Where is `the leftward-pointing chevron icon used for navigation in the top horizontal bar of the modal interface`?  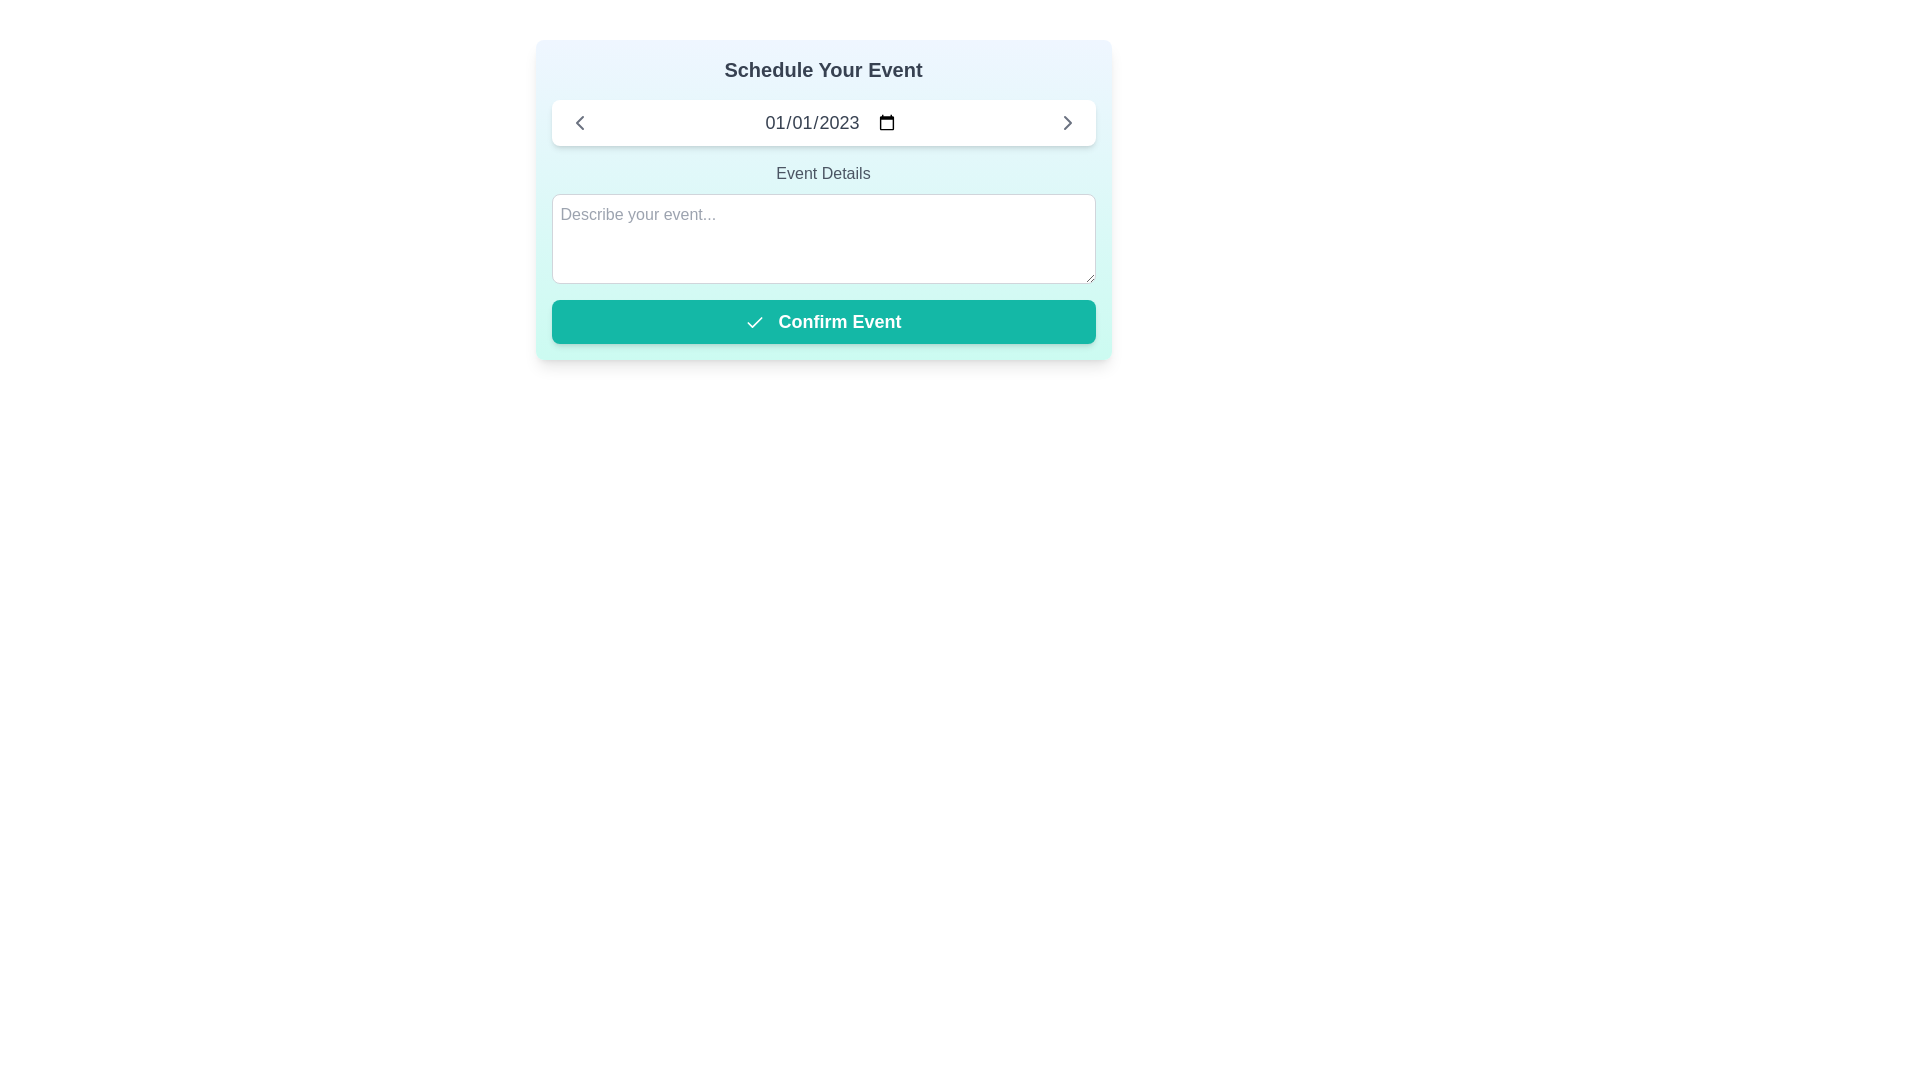 the leftward-pointing chevron icon used for navigation in the top horizontal bar of the modal interface is located at coordinates (578, 123).